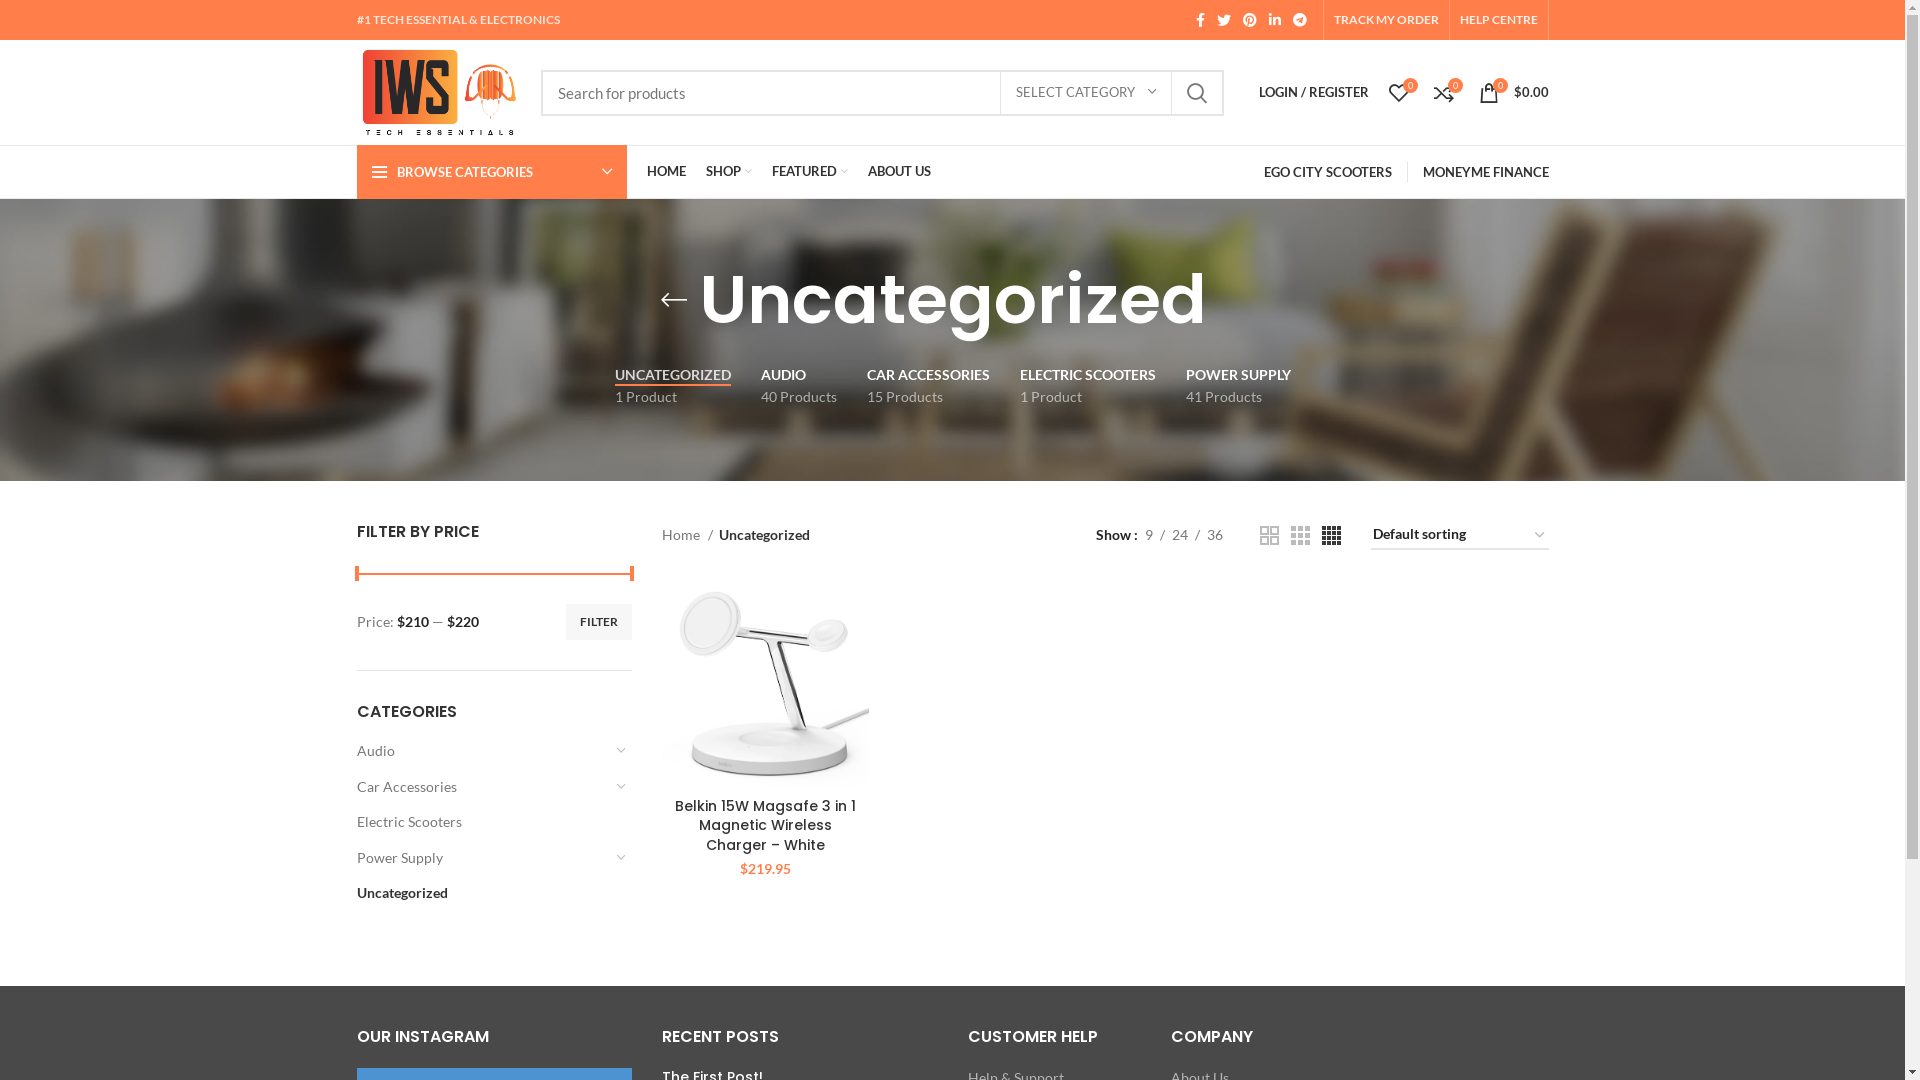 Image resolution: width=1920 pixels, height=1080 pixels. What do you see at coordinates (687, 534) in the screenshot?
I see `'Home'` at bounding box center [687, 534].